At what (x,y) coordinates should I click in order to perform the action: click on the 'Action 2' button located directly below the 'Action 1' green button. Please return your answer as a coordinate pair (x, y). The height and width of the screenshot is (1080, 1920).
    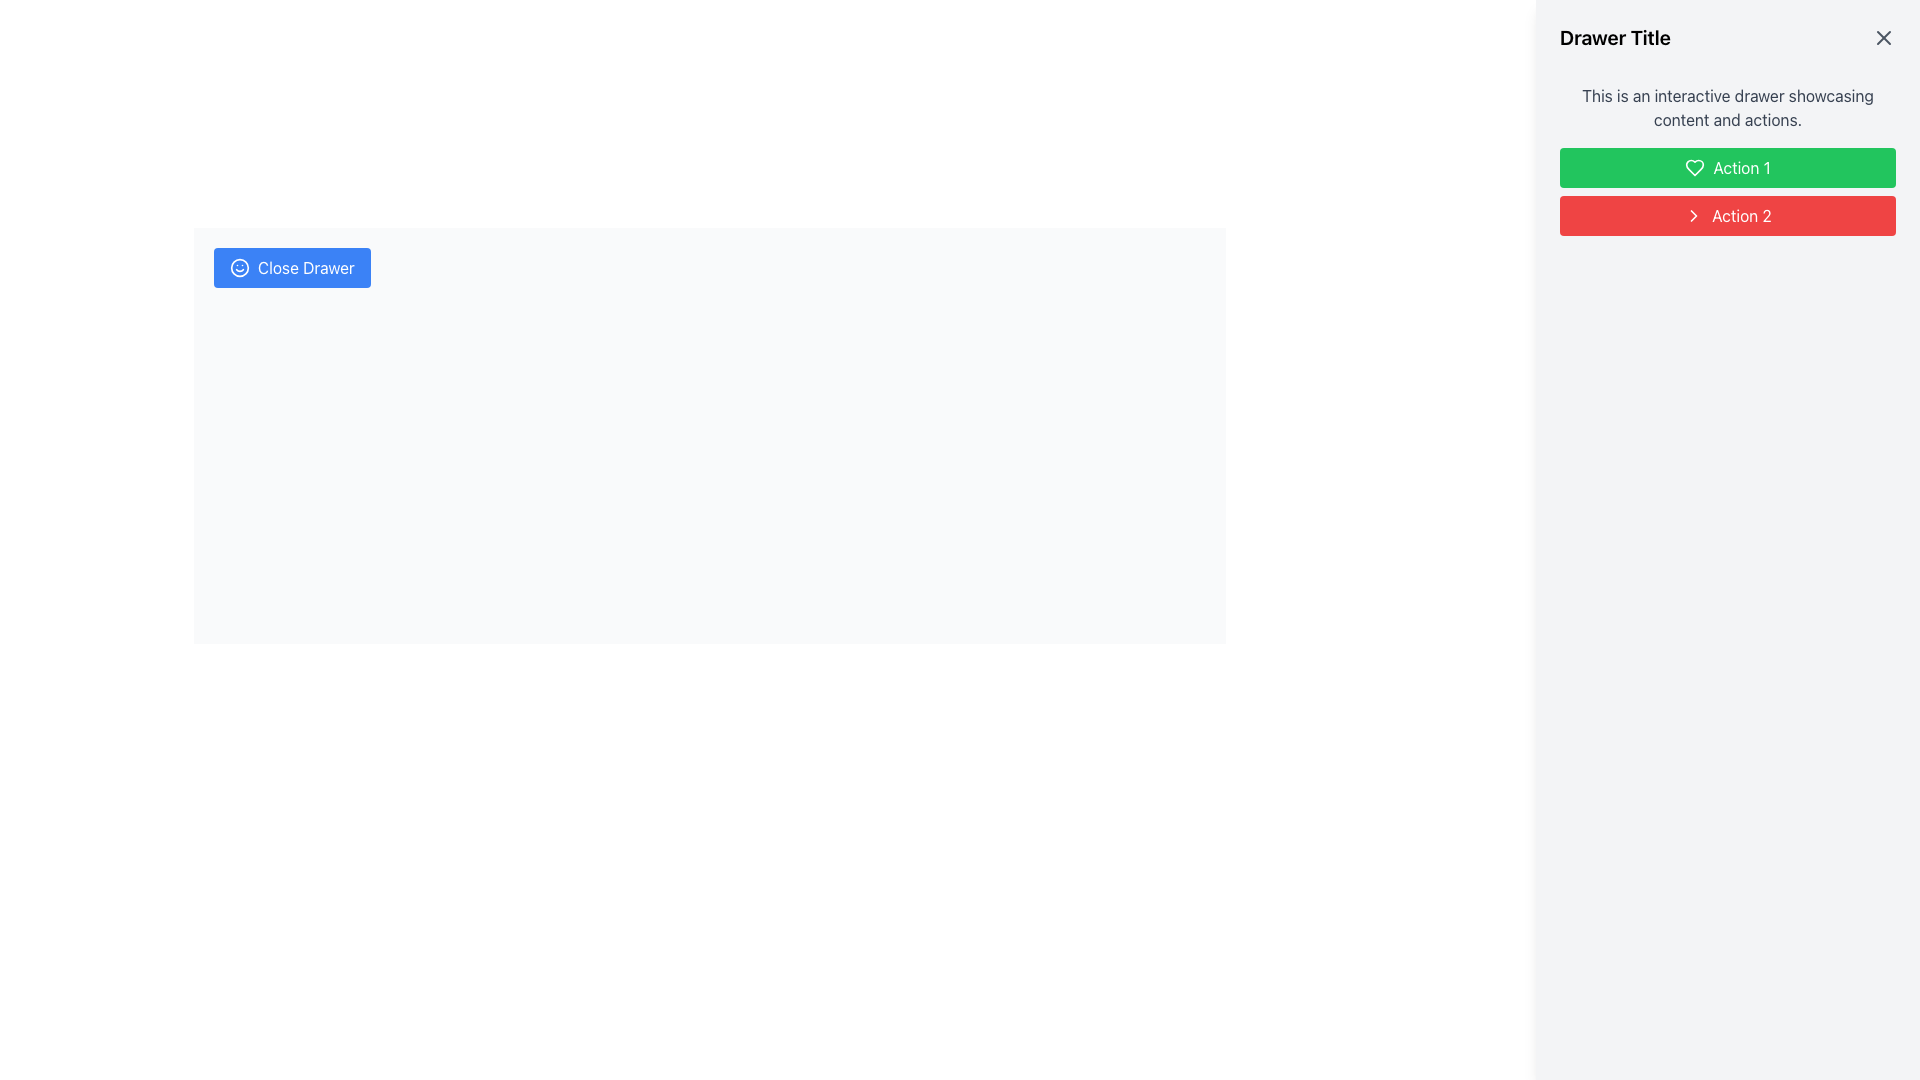
    Looking at the image, I should click on (1727, 216).